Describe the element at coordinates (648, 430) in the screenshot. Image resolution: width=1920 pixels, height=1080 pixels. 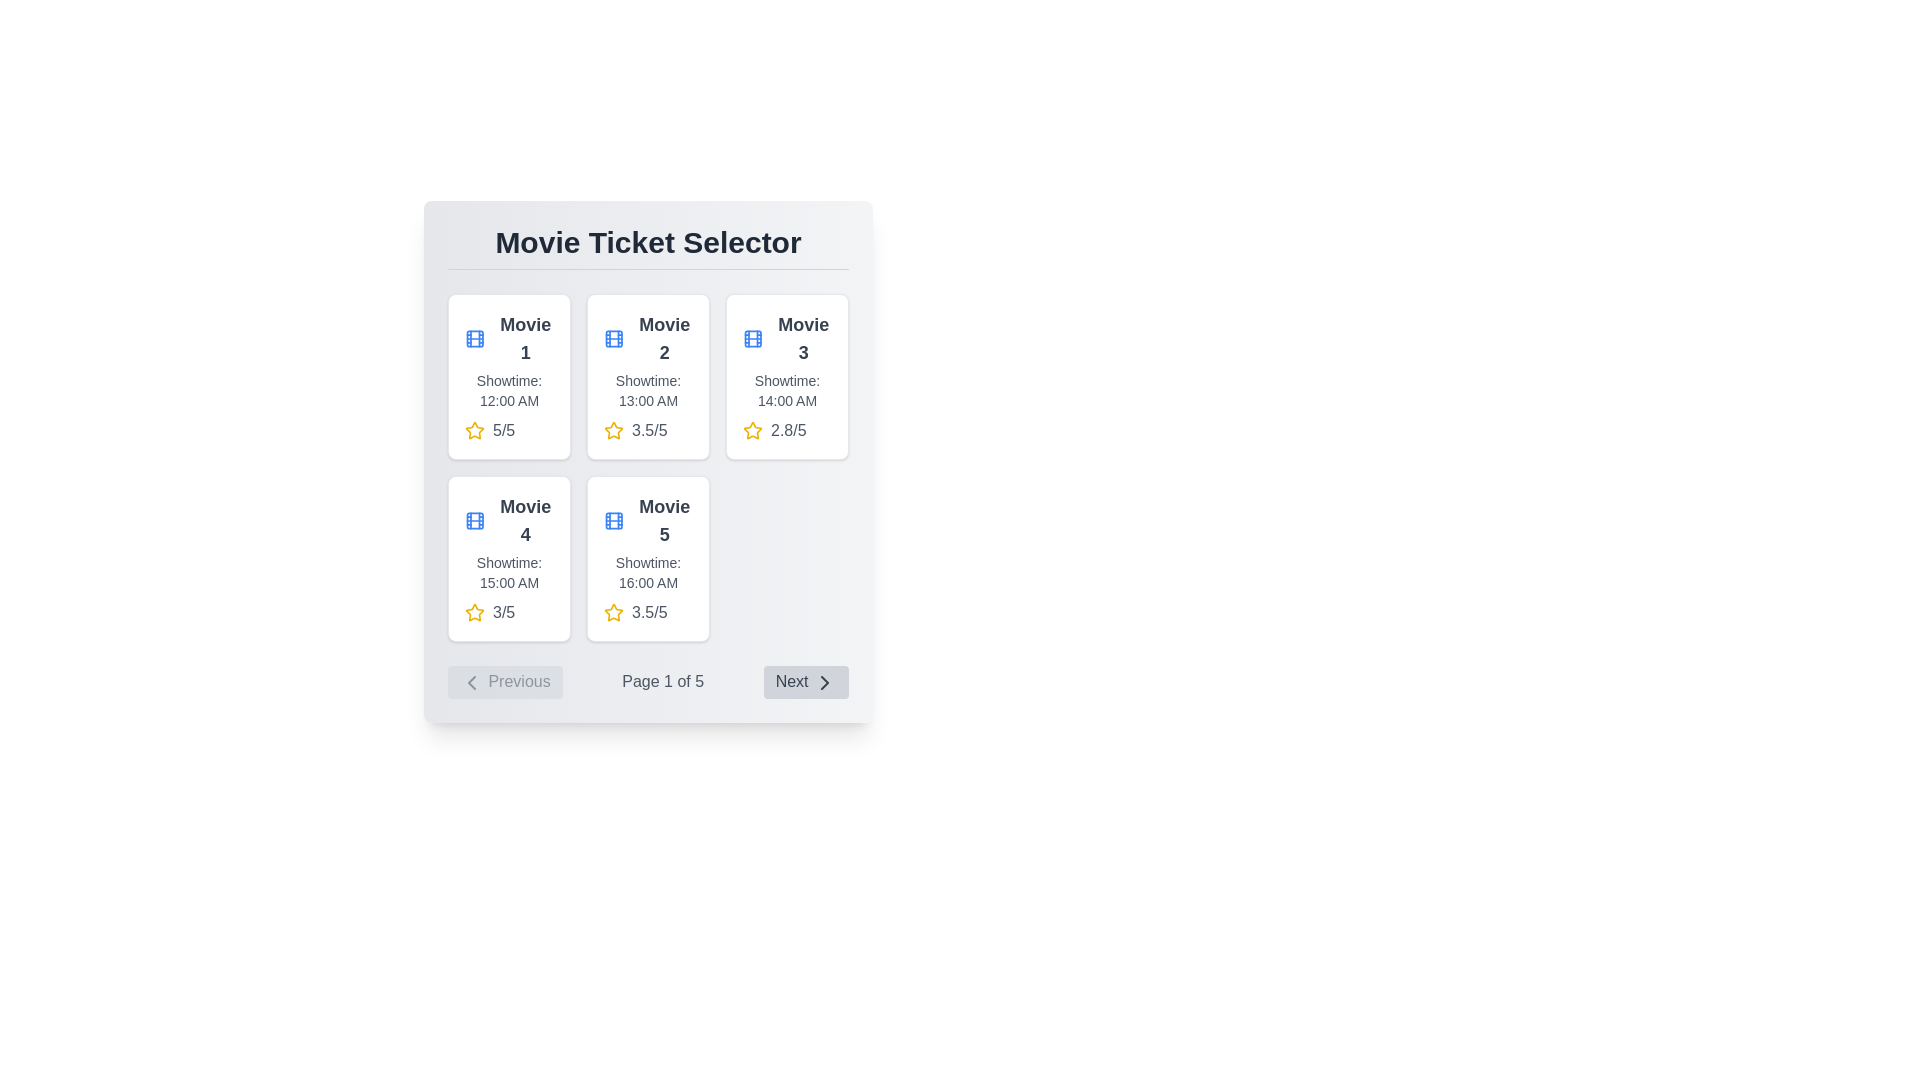
I see `rating value from the Rating Display Component, which shows '3.5 out of 5' and is located under the 'Showtime: 13:00 AM' text in the second card of the grid layout` at that location.